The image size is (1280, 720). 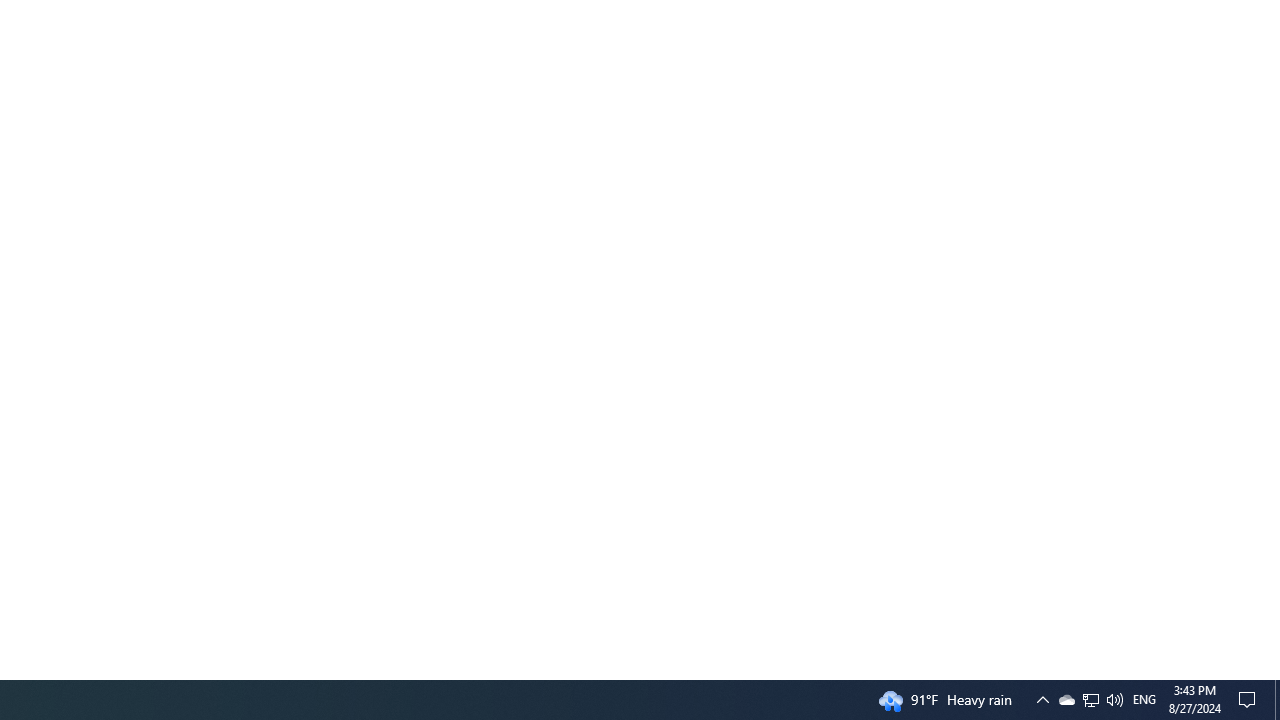 I want to click on 'Tray Input Indicator - English (United States)', so click(x=1144, y=698).